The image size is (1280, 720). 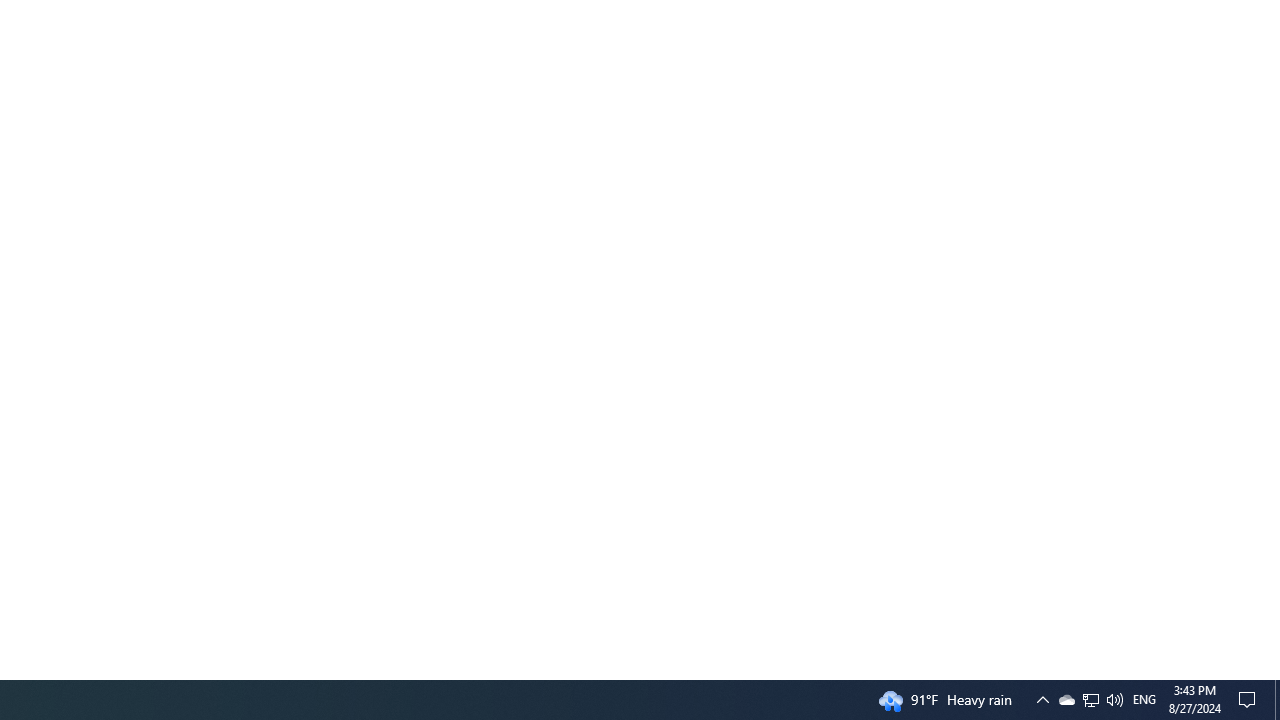 I want to click on 'Tray Input Indicator - English (United States)', so click(x=1144, y=698).